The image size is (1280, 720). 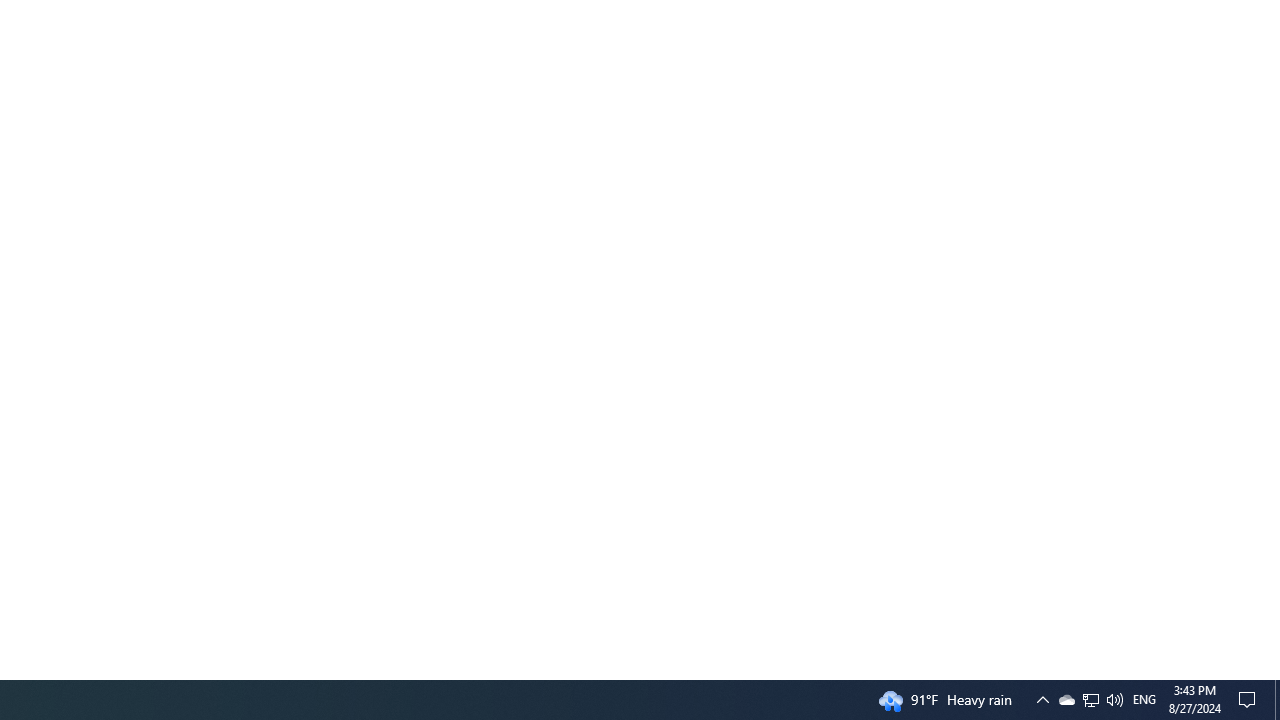 I want to click on 'Tray Input Indicator - English (United States)', so click(x=1144, y=698).